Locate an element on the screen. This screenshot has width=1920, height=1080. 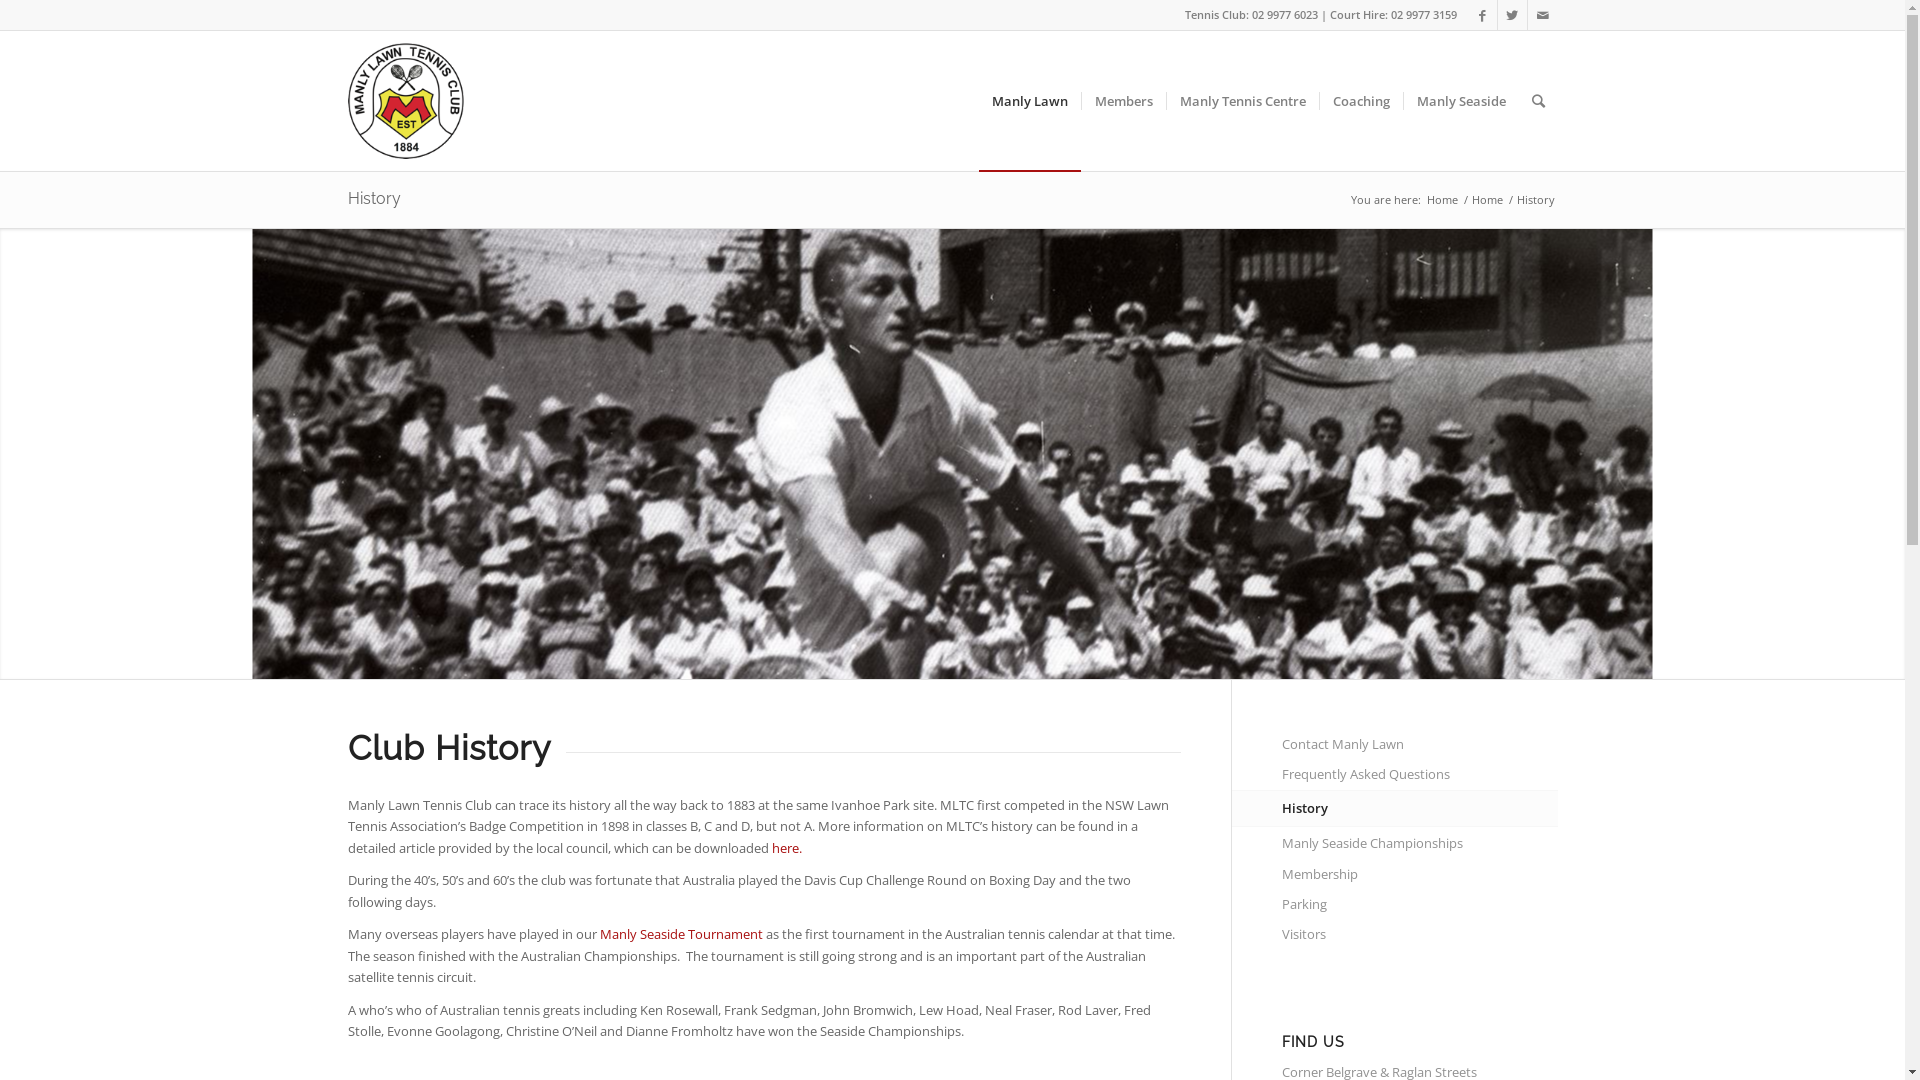
'Coaching' is located at coordinates (1359, 100).